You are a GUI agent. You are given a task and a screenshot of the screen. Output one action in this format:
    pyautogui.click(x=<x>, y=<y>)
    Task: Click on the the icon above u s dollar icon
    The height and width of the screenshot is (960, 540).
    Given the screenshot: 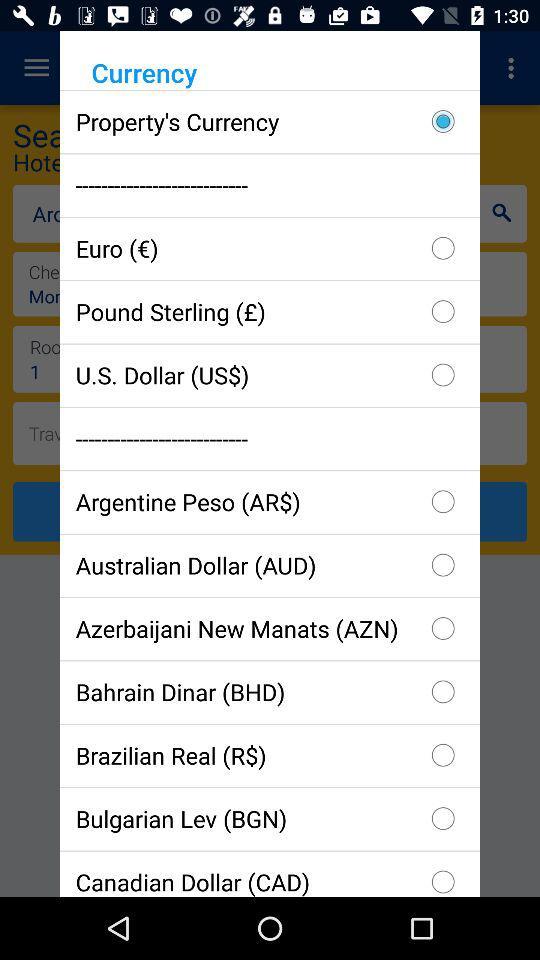 What is the action you would take?
    pyautogui.click(x=270, y=311)
    